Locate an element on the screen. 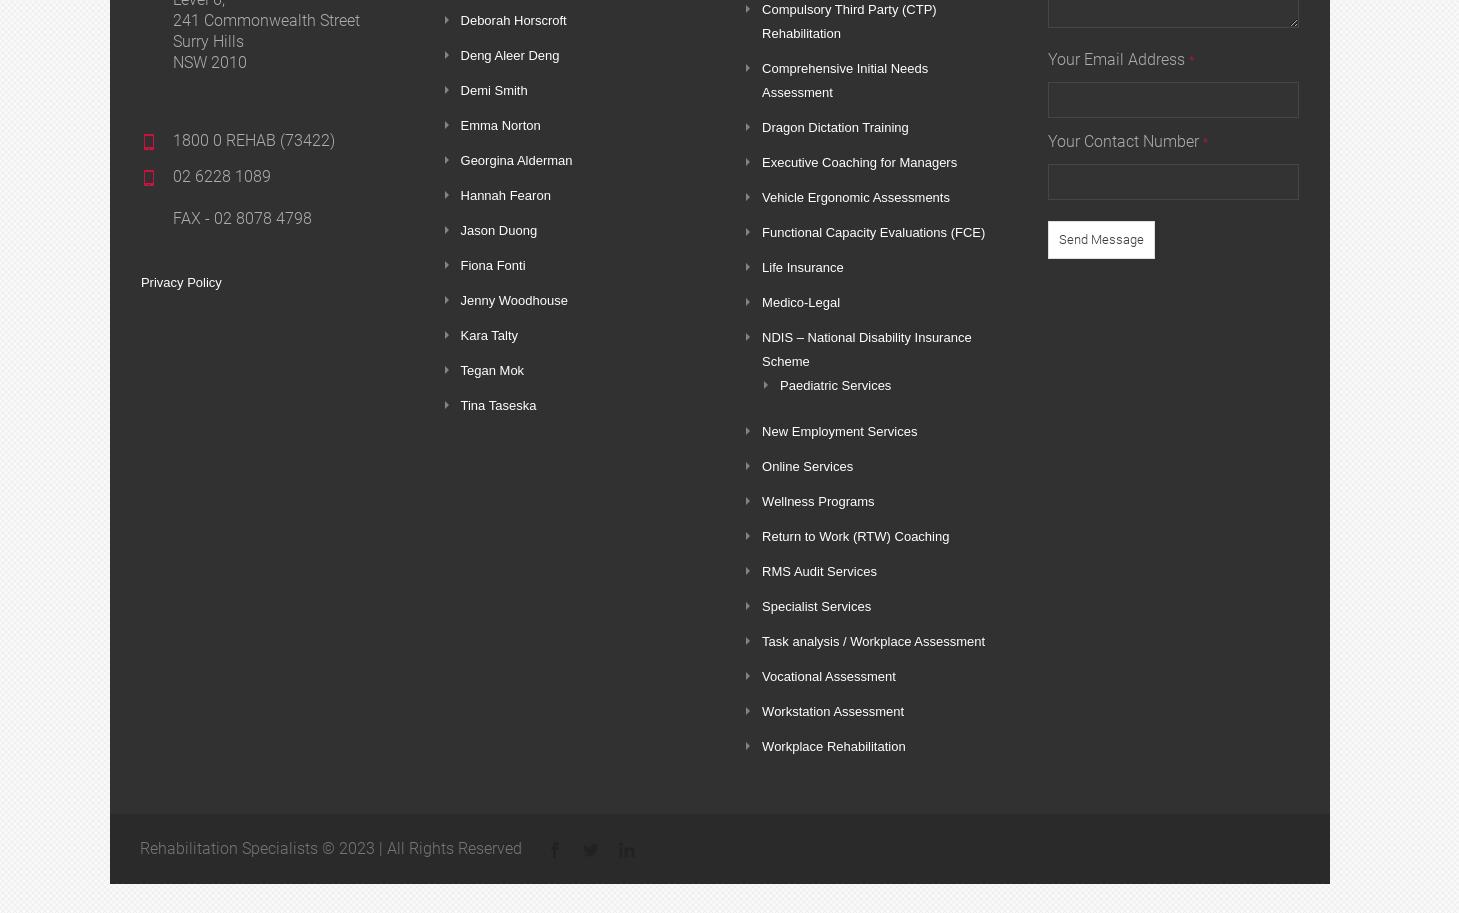 The image size is (1459, 913). 'Specialist Services' is located at coordinates (816, 606).